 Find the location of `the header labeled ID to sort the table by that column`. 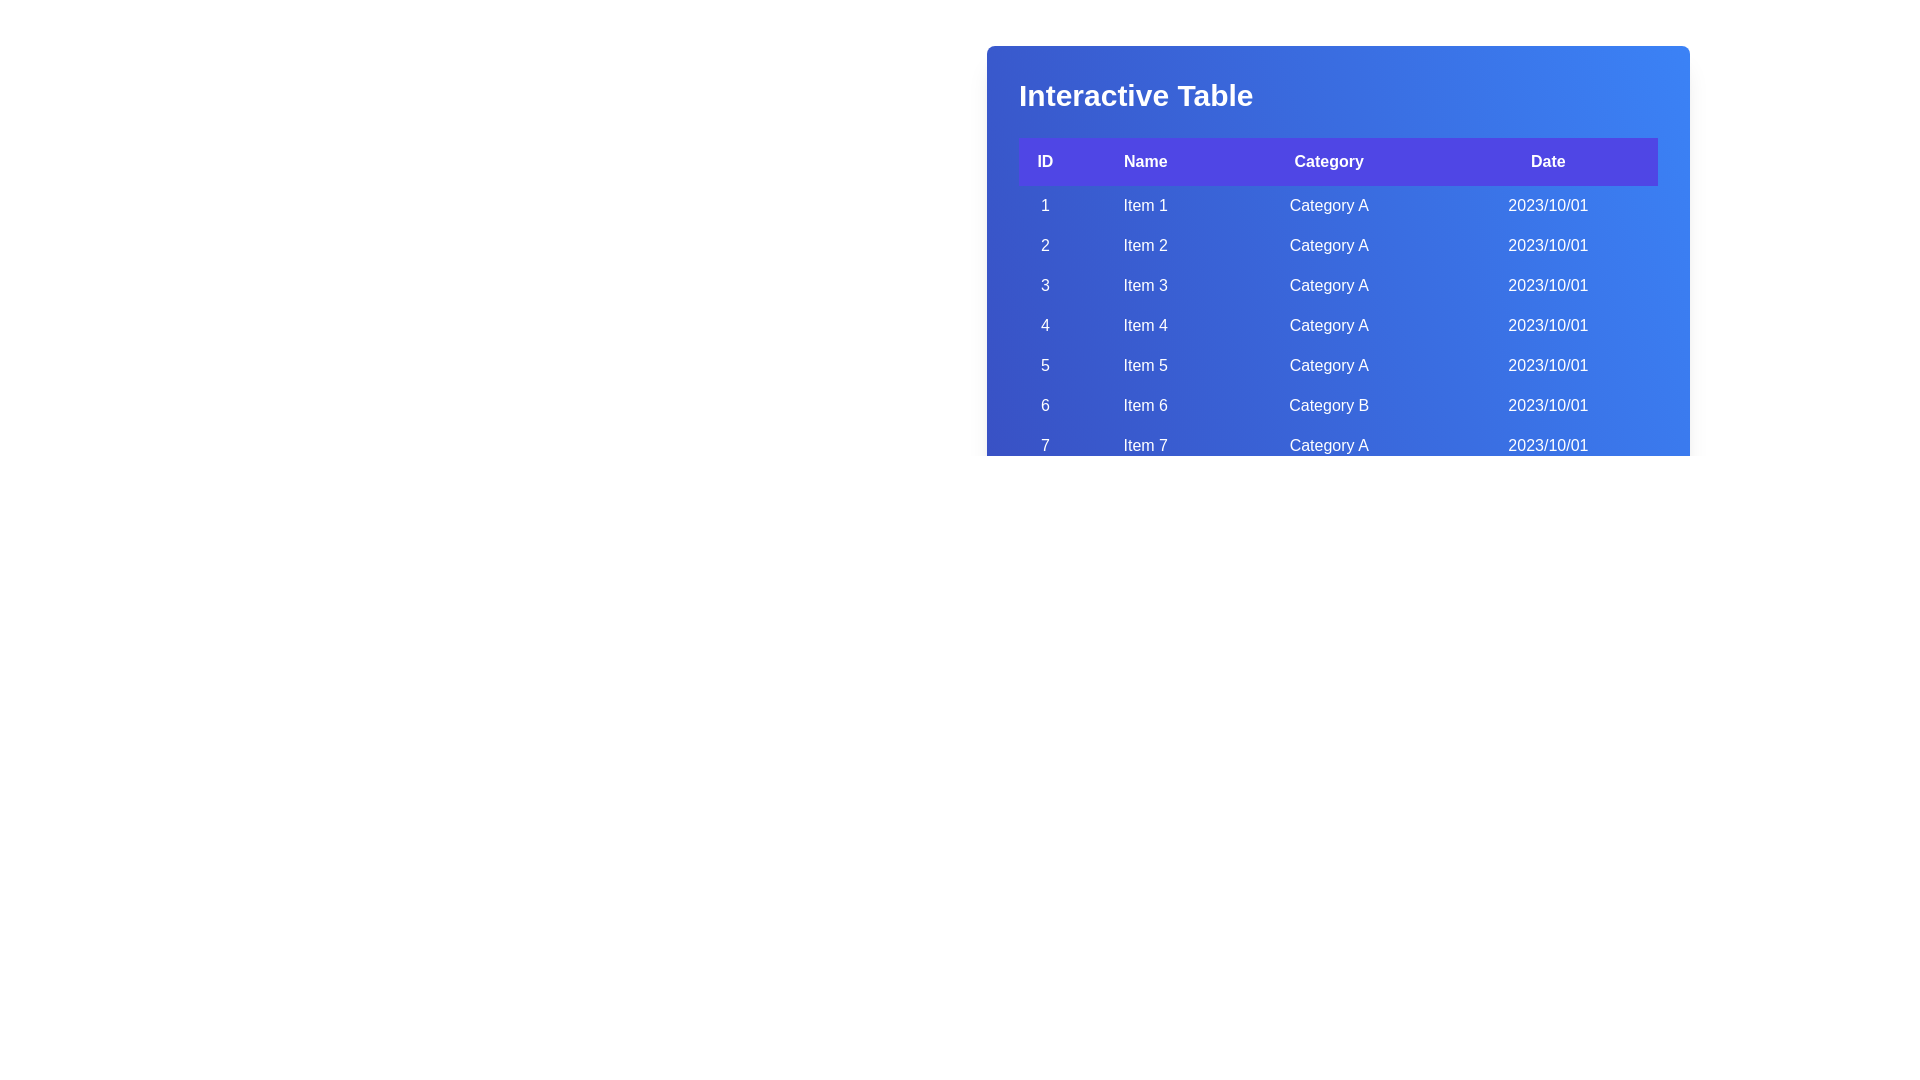

the header labeled ID to sort the table by that column is located at coordinates (1044, 161).